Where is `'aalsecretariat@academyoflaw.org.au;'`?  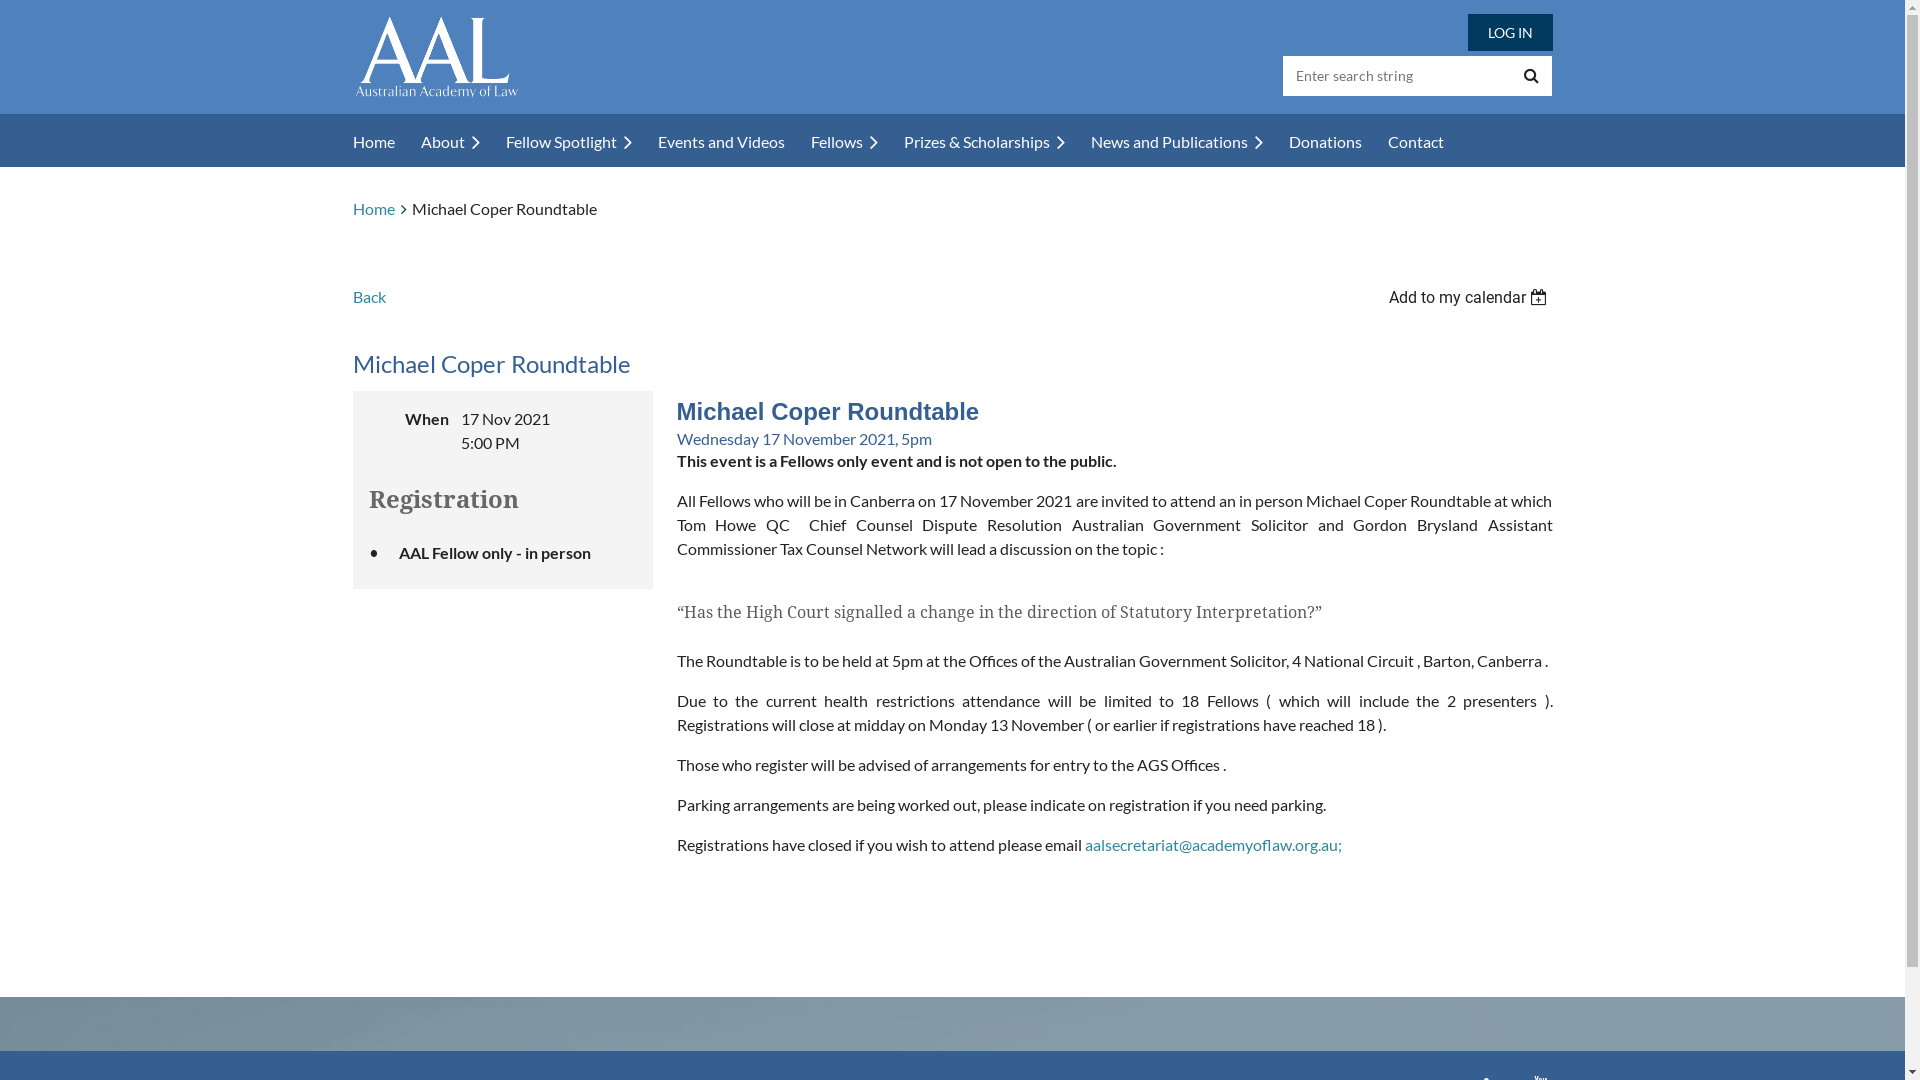
'aalsecretariat@academyoflaw.org.au;' is located at coordinates (1211, 844).